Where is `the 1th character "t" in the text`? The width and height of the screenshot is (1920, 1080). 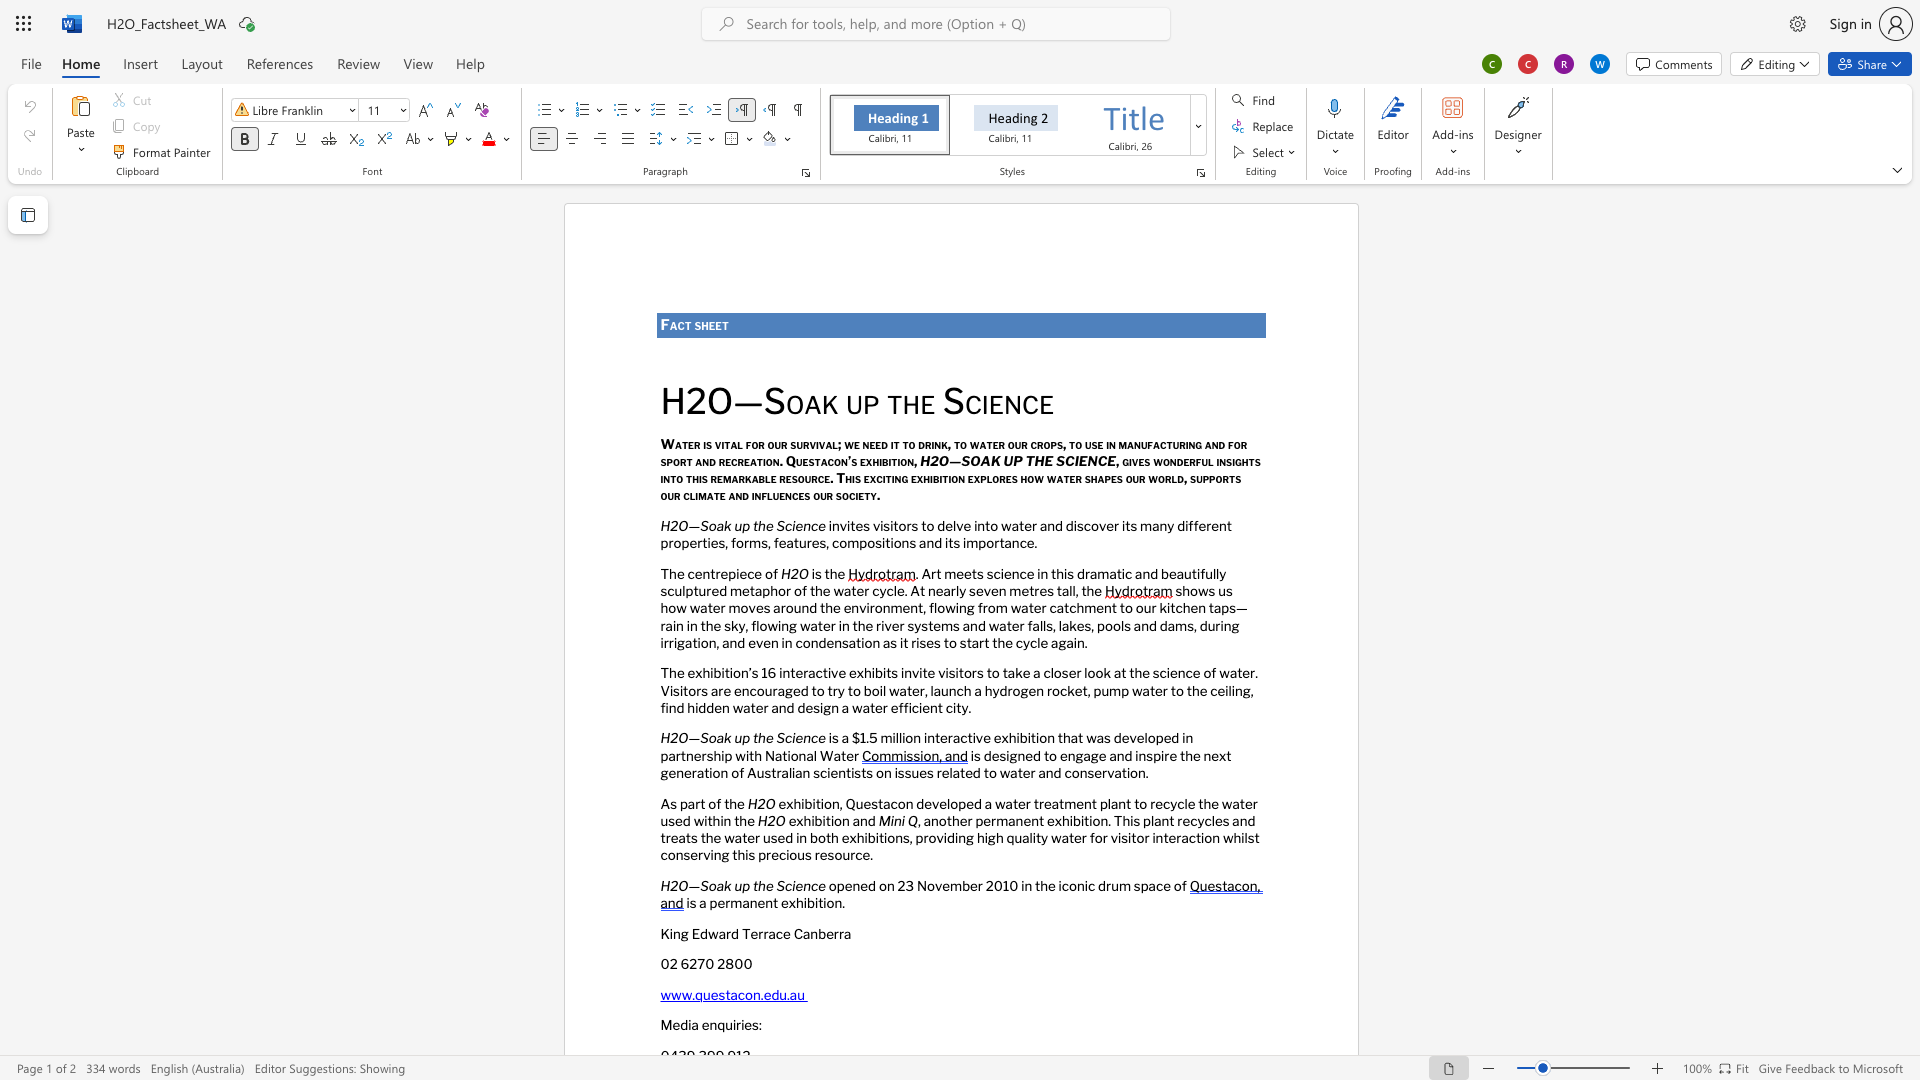
the 1th character "t" in the text is located at coordinates (893, 402).